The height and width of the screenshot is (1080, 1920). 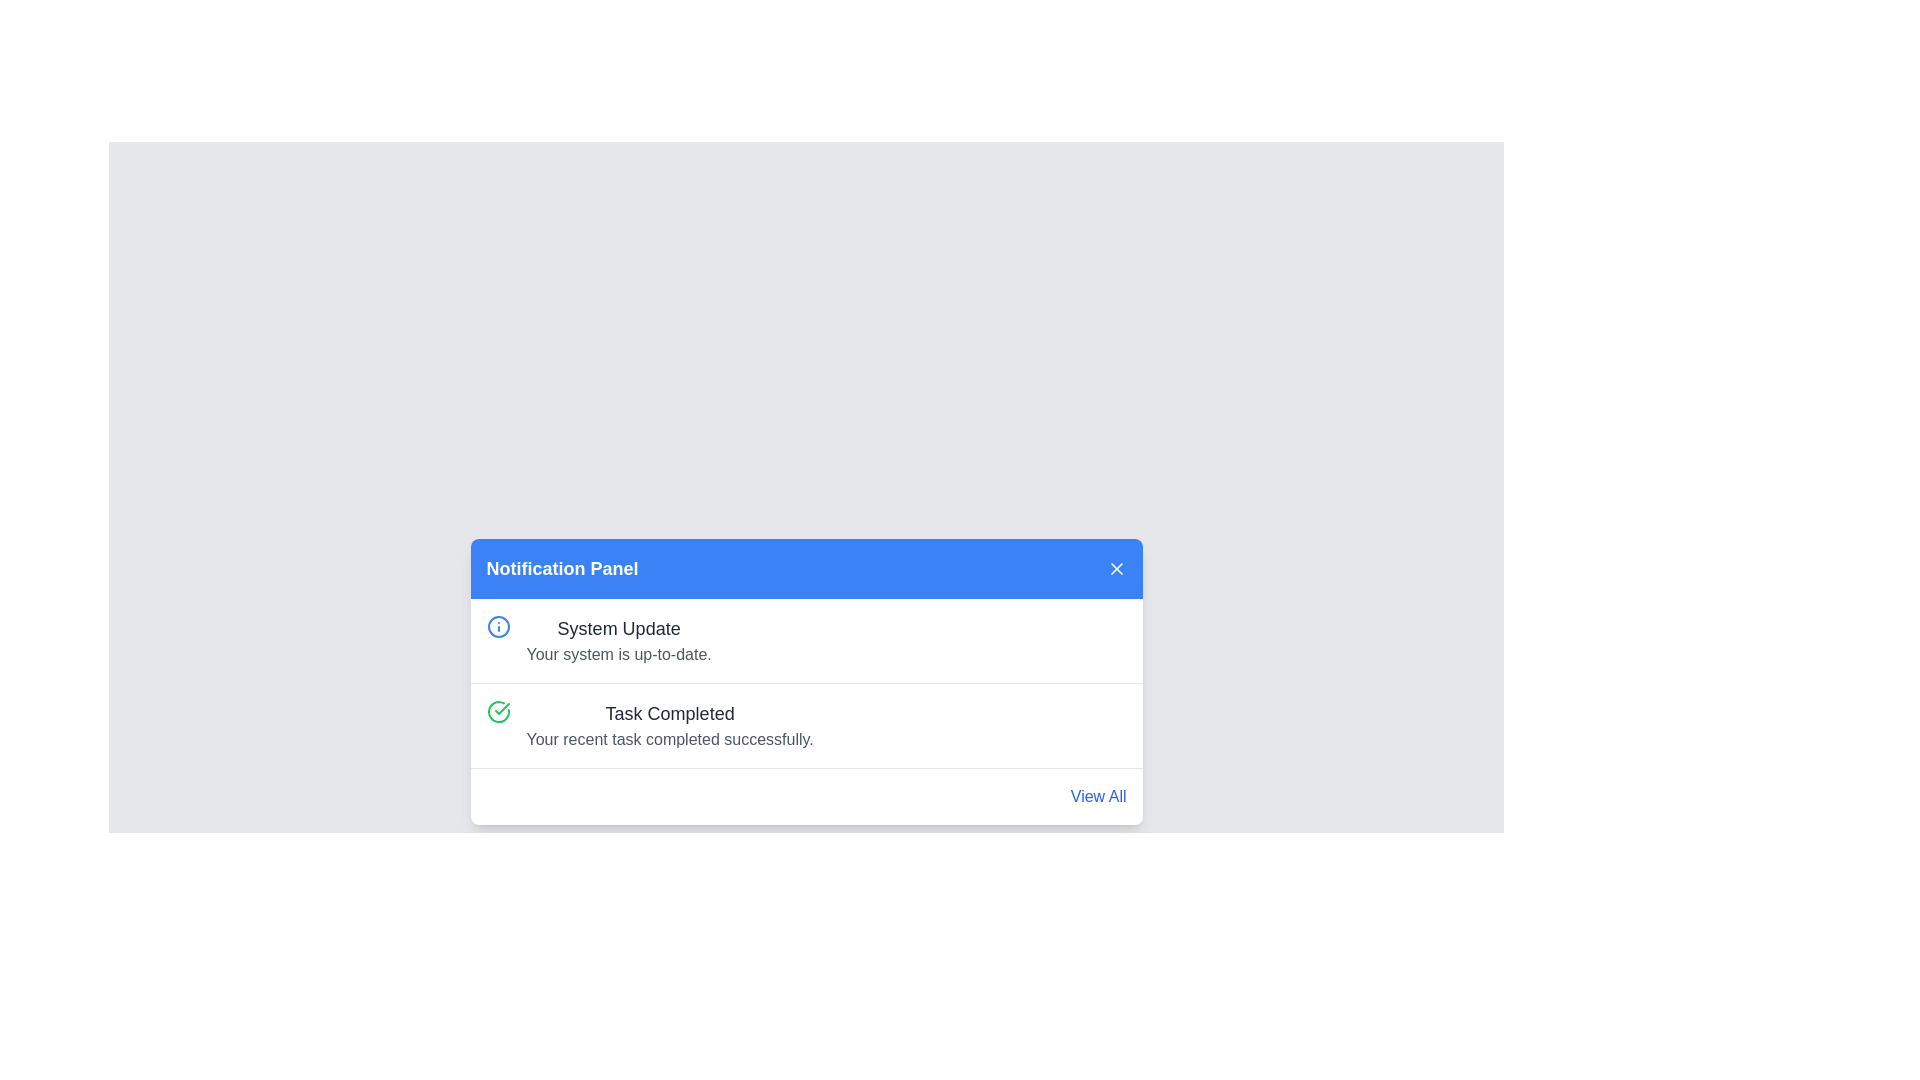 I want to click on the 'System Update' text label, which is a bold large font in dark gray located under the blue 'Notification Panel' header, so click(x=618, y=627).